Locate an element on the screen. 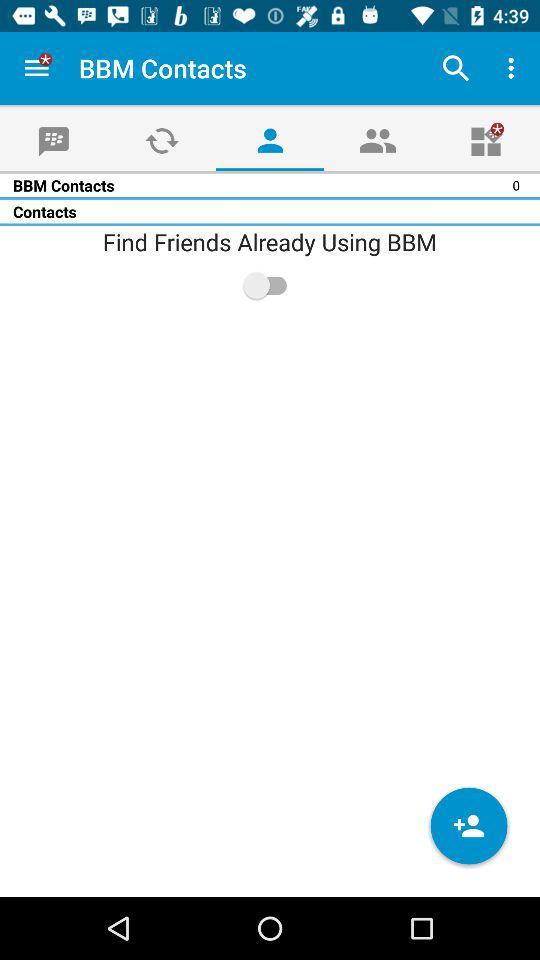  the avatar icon is located at coordinates (270, 139).